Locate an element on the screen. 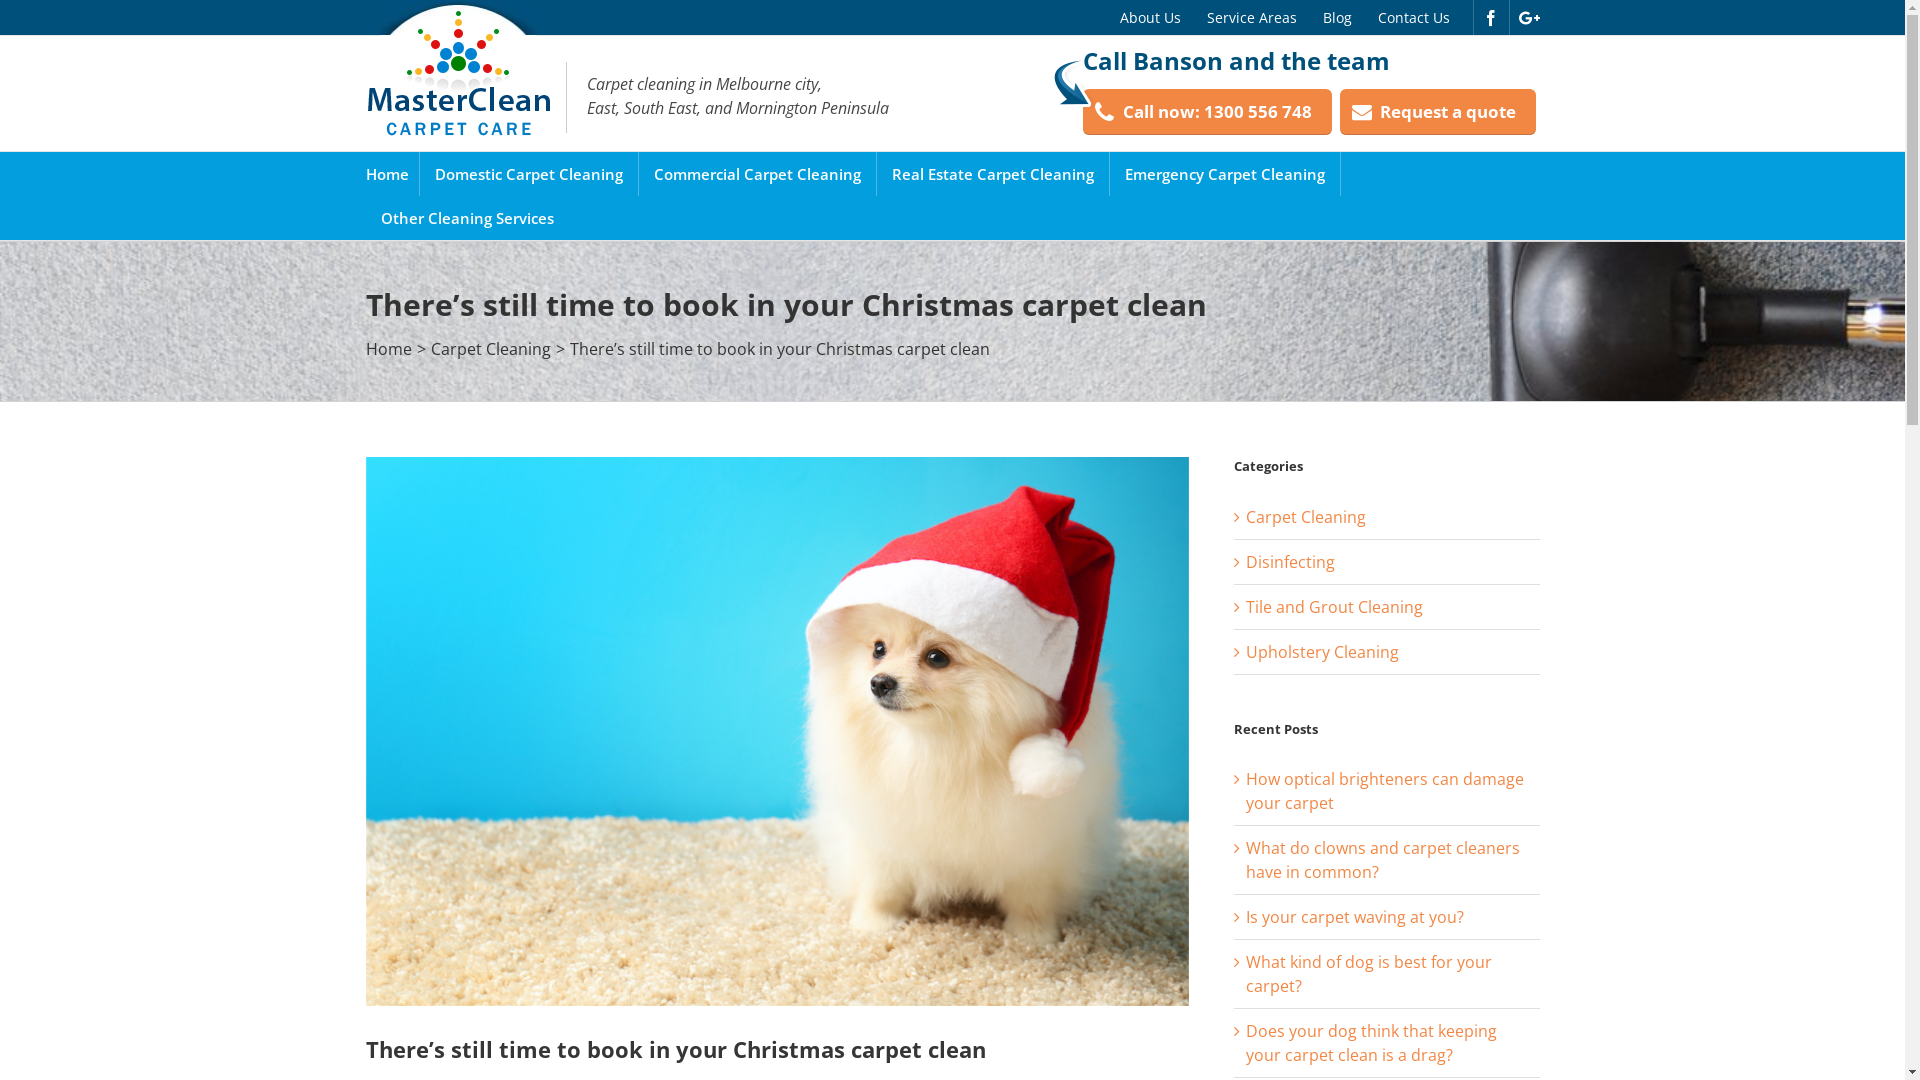  'Request a quote' is located at coordinates (1437, 112).